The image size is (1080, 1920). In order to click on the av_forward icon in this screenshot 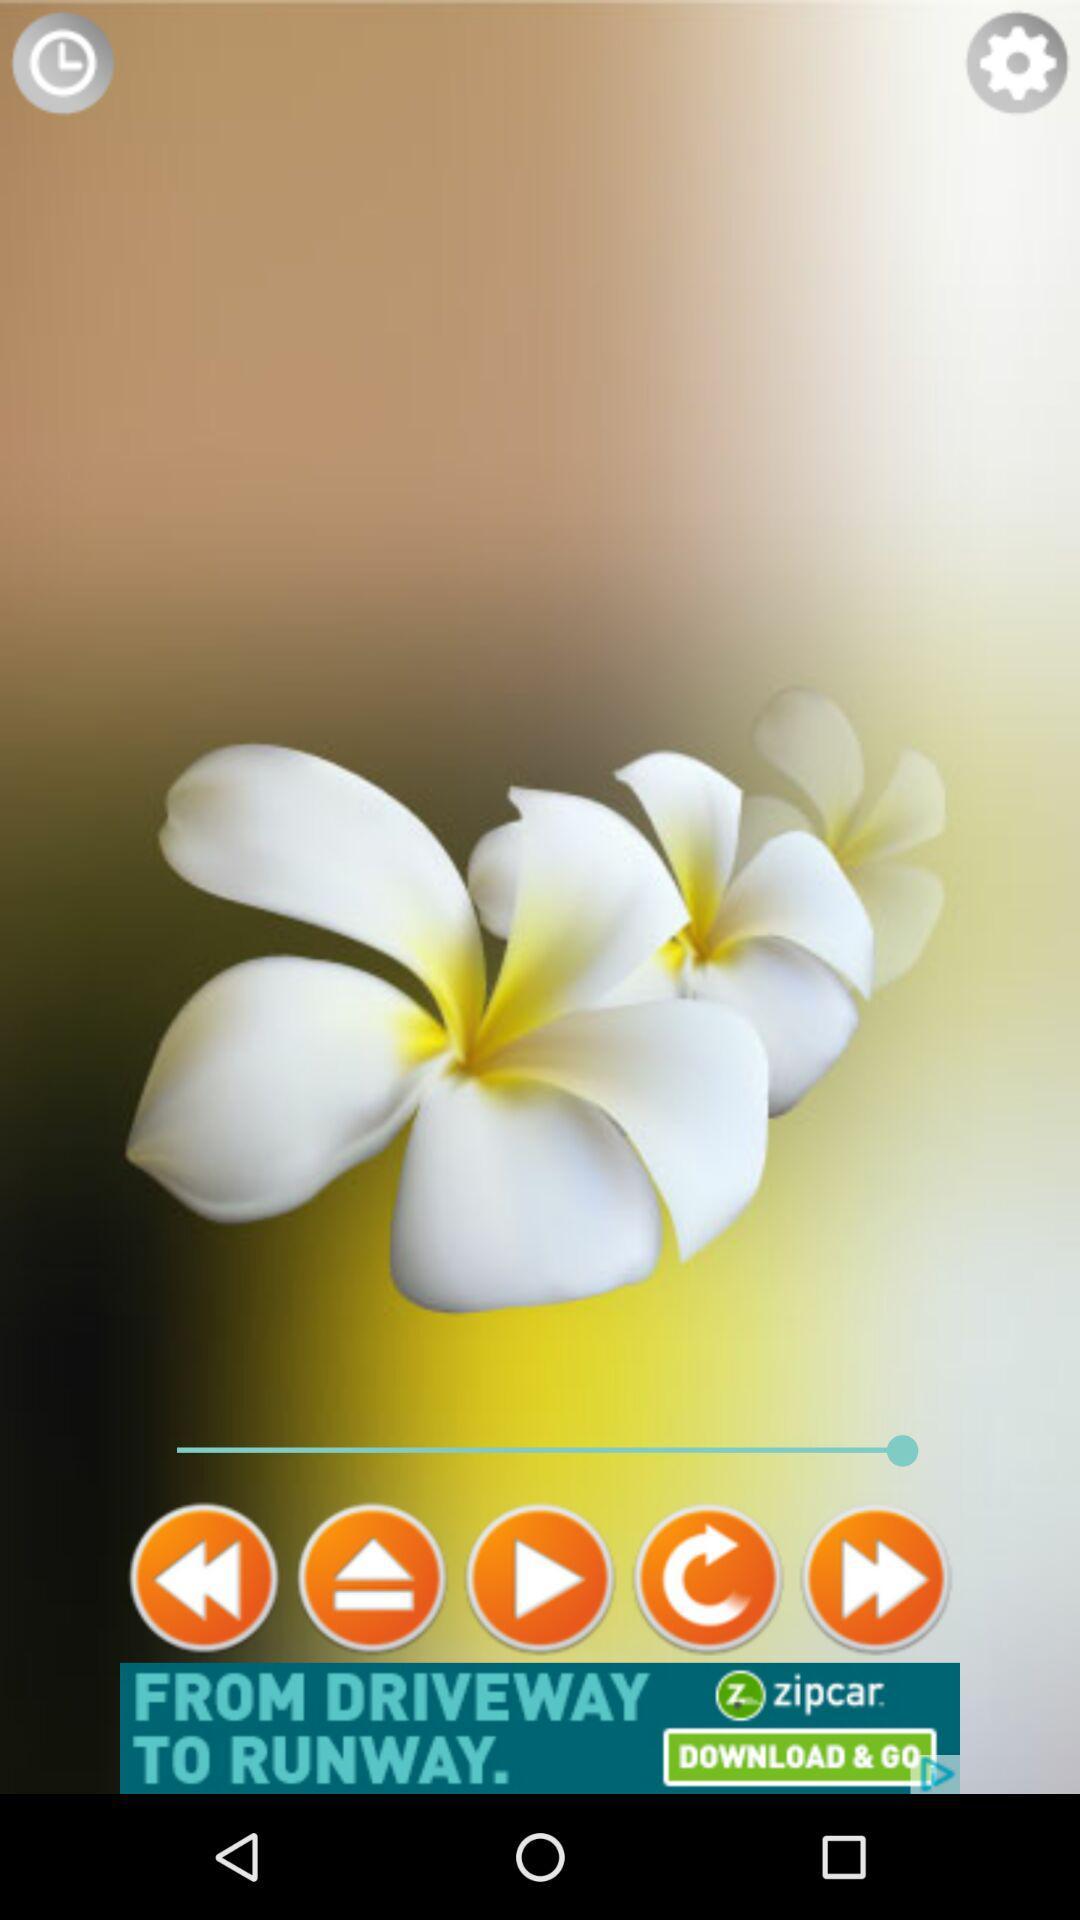, I will do `click(874, 1577)`.